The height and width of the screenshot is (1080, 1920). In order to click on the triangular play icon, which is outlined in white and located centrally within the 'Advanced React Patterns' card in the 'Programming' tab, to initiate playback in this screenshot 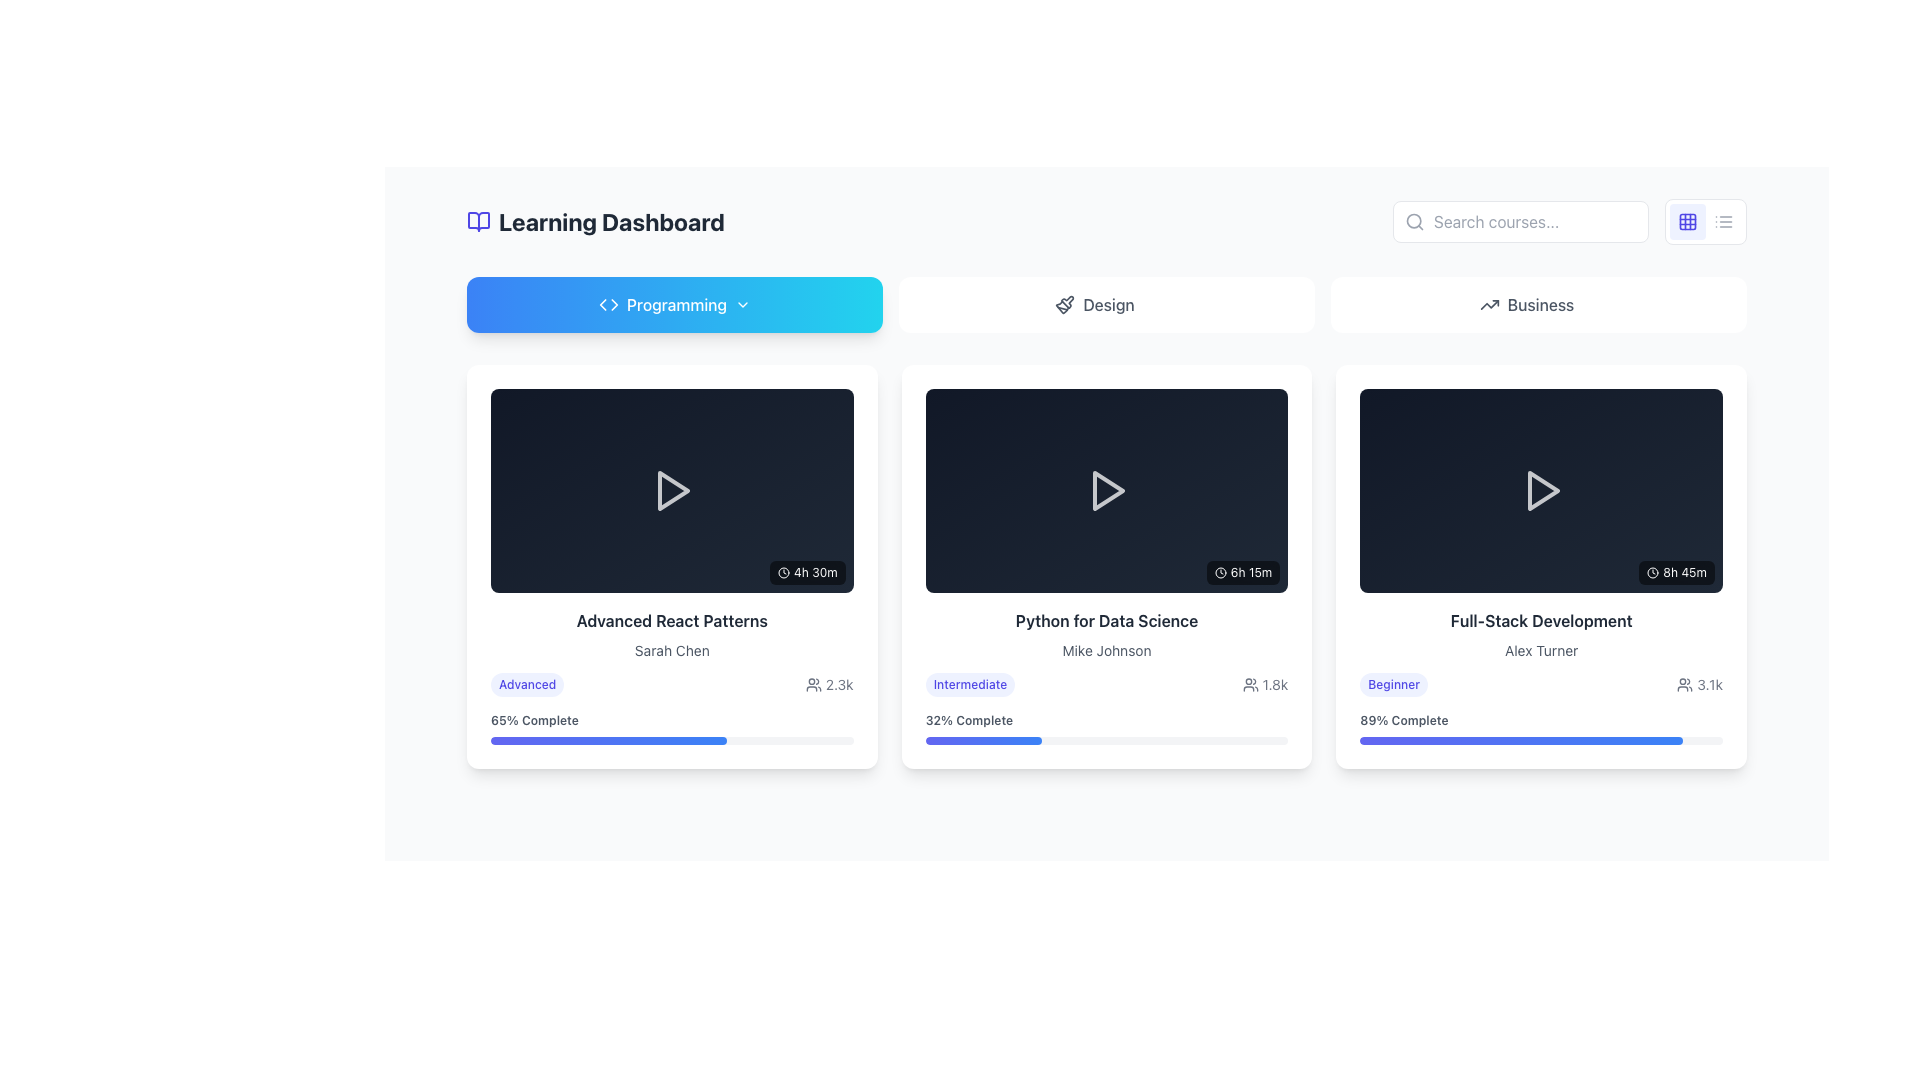, I will do `click(672, 490)`.